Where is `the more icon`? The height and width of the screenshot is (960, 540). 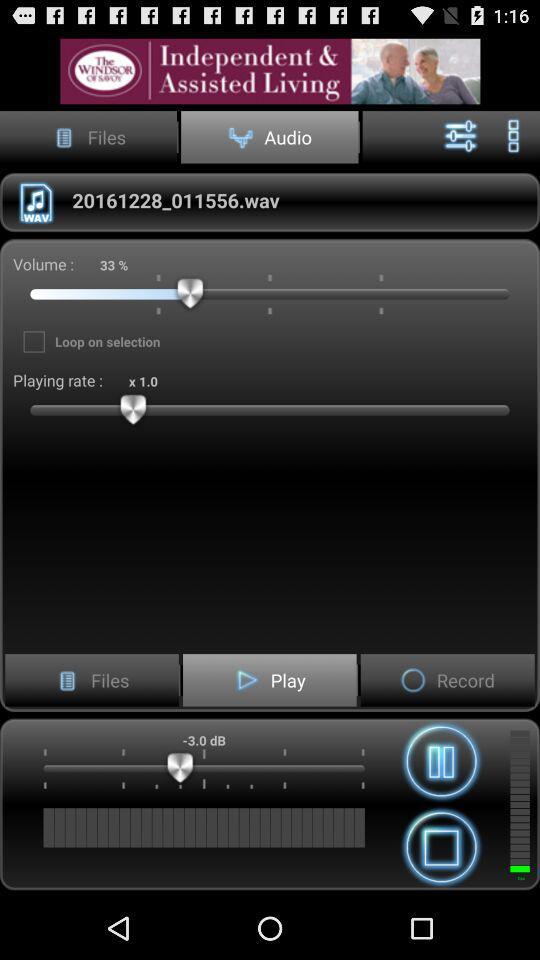
the more icon is located at coordinates (513, 144).